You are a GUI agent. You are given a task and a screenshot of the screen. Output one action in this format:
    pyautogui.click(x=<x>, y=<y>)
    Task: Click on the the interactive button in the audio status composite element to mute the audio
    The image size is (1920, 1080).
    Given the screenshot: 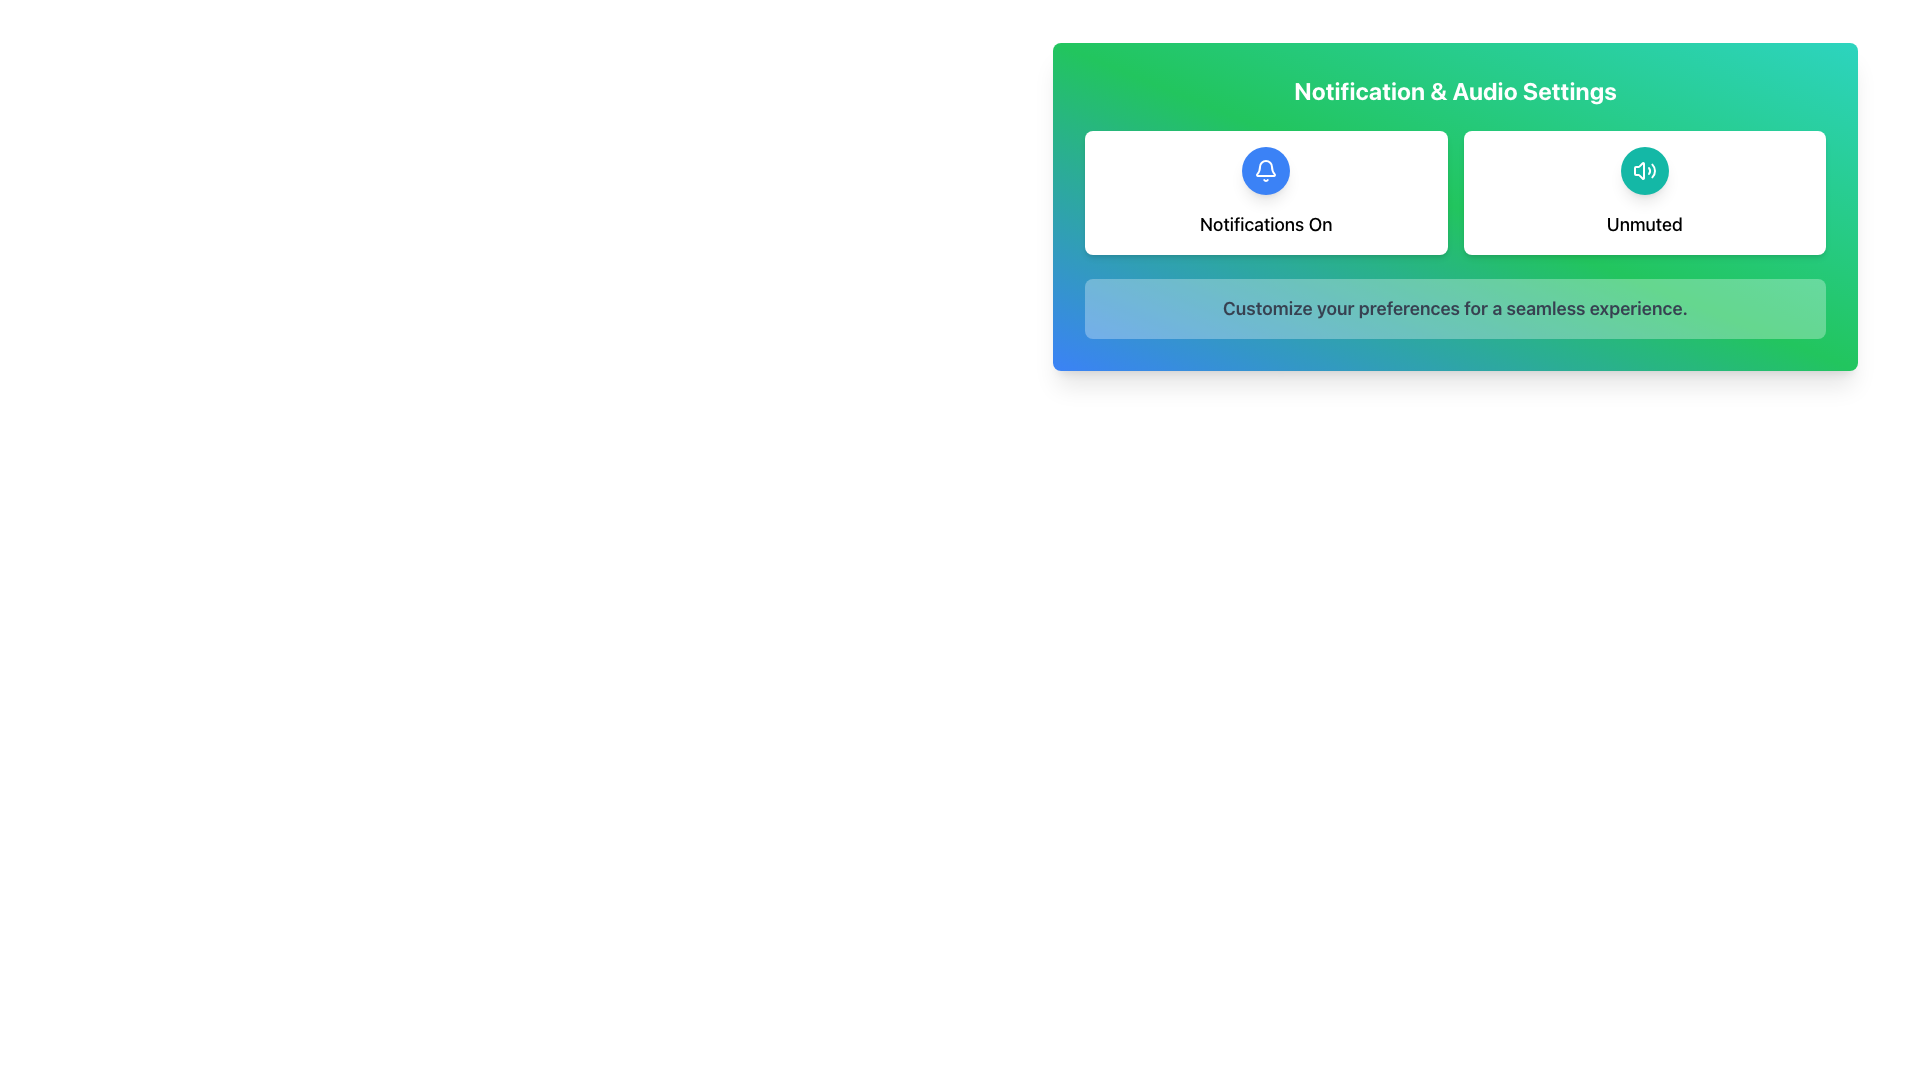 What is the action you would take?
    pyautogui.click(x=1644, y=192)
    